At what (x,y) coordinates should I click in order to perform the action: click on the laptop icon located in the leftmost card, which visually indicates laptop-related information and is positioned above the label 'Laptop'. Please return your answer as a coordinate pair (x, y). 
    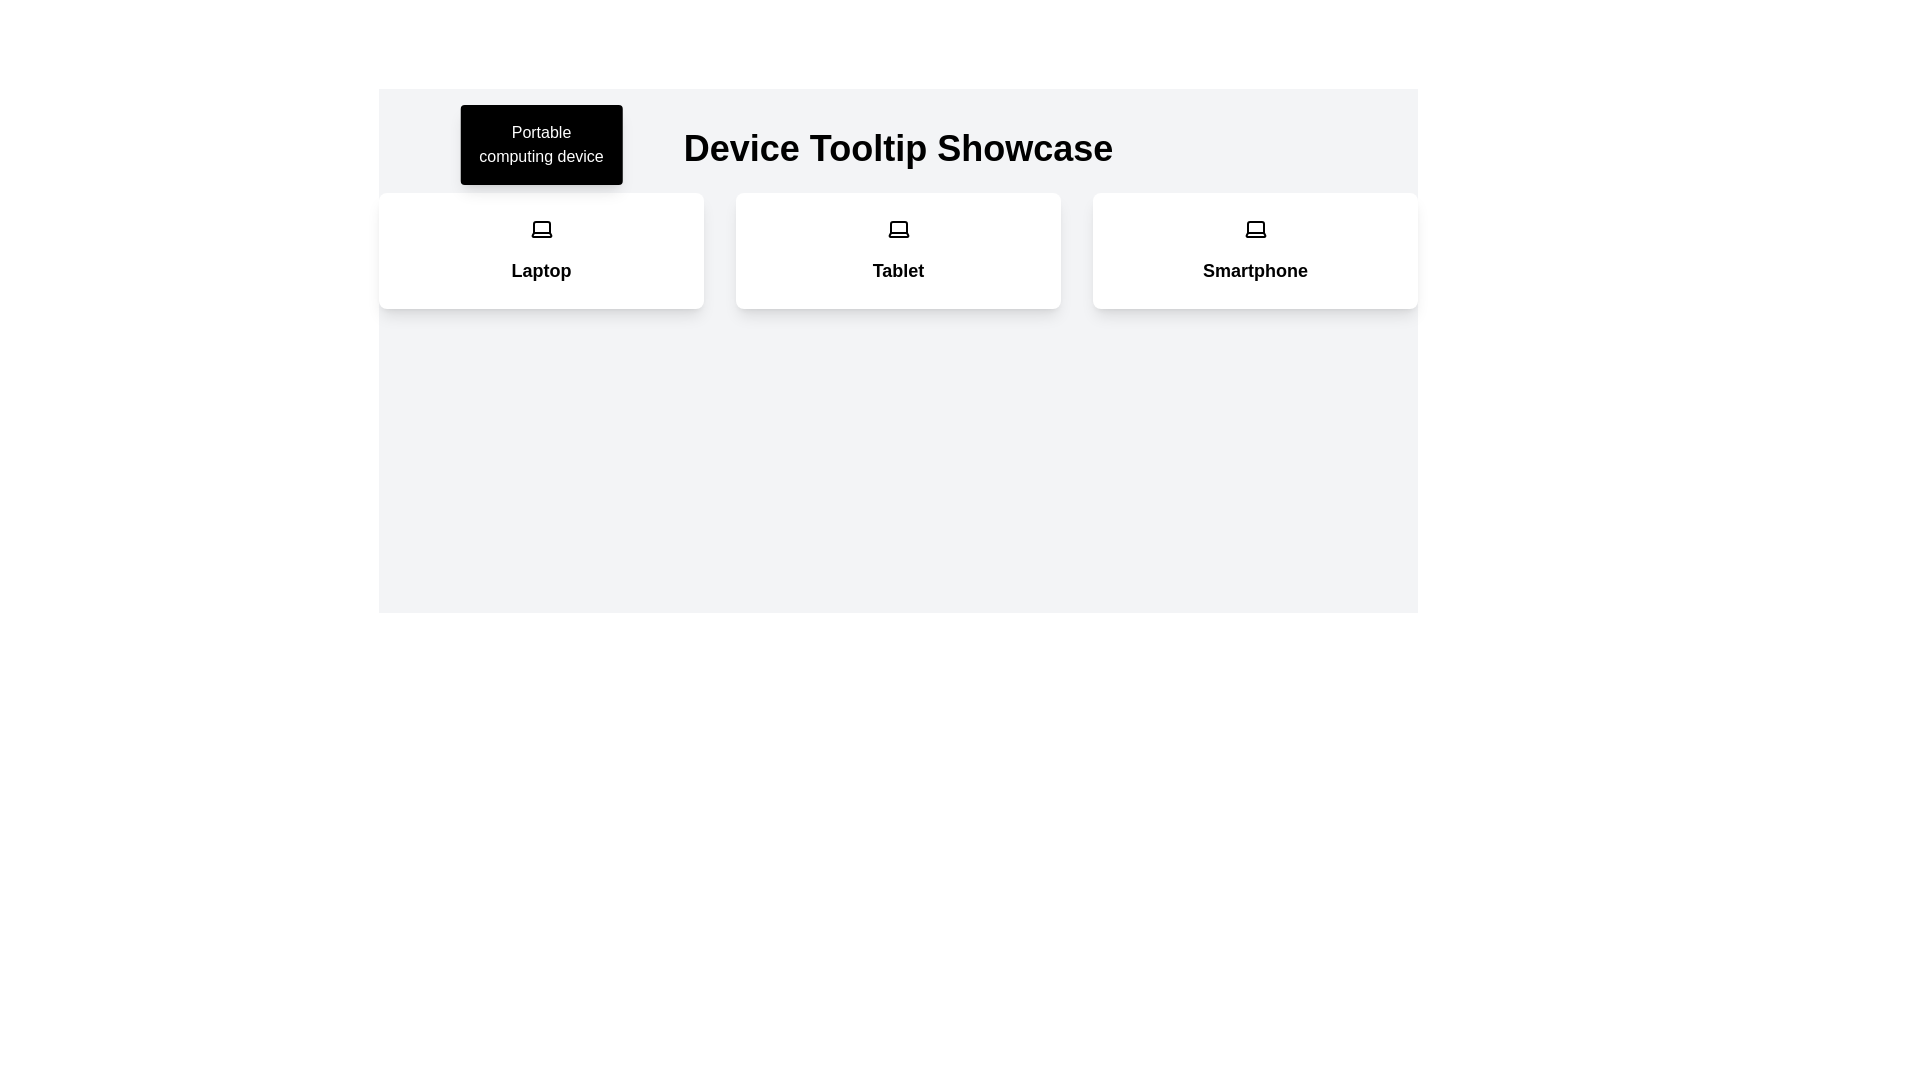
    Looking at the image, I should click on (541, 227).